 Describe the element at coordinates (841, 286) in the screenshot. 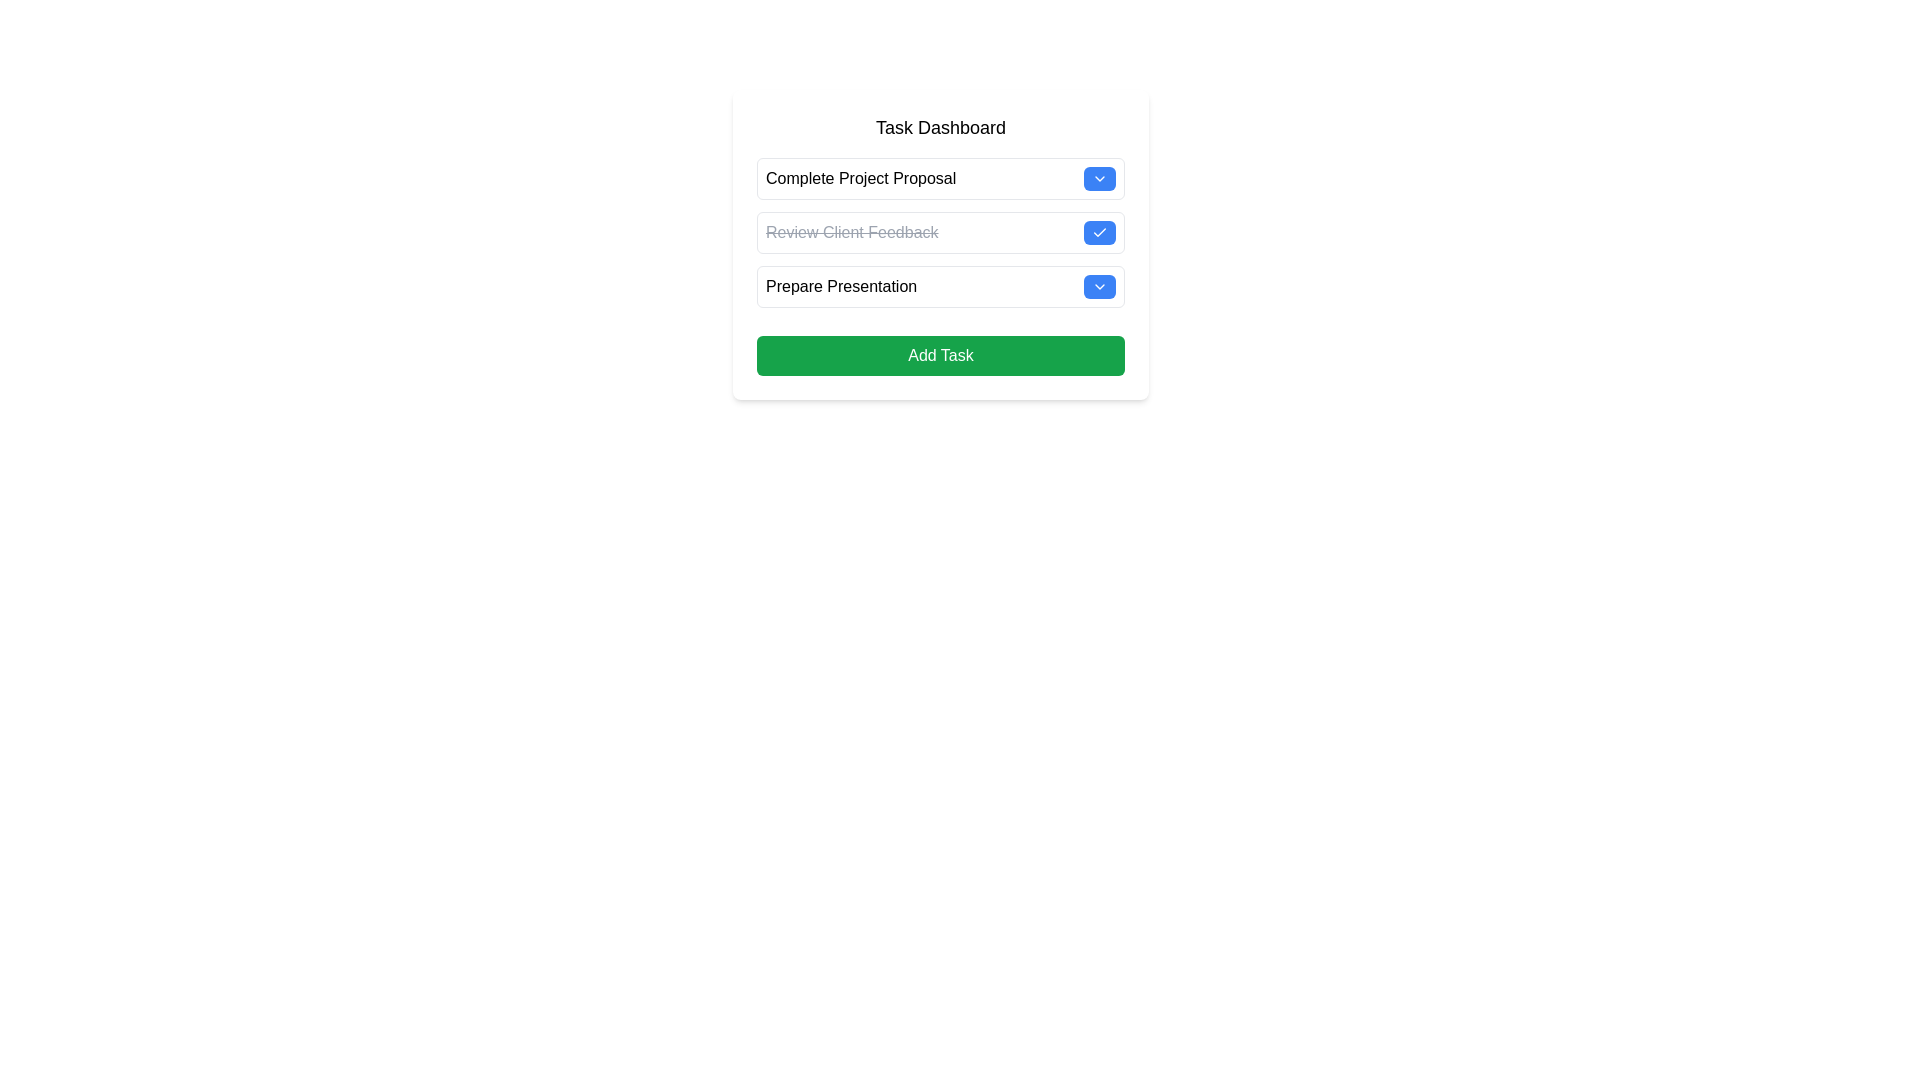

I see `the Text Label that identifies a specific task within the Task Dashboard, positioned as the third item in the task list` at that location.